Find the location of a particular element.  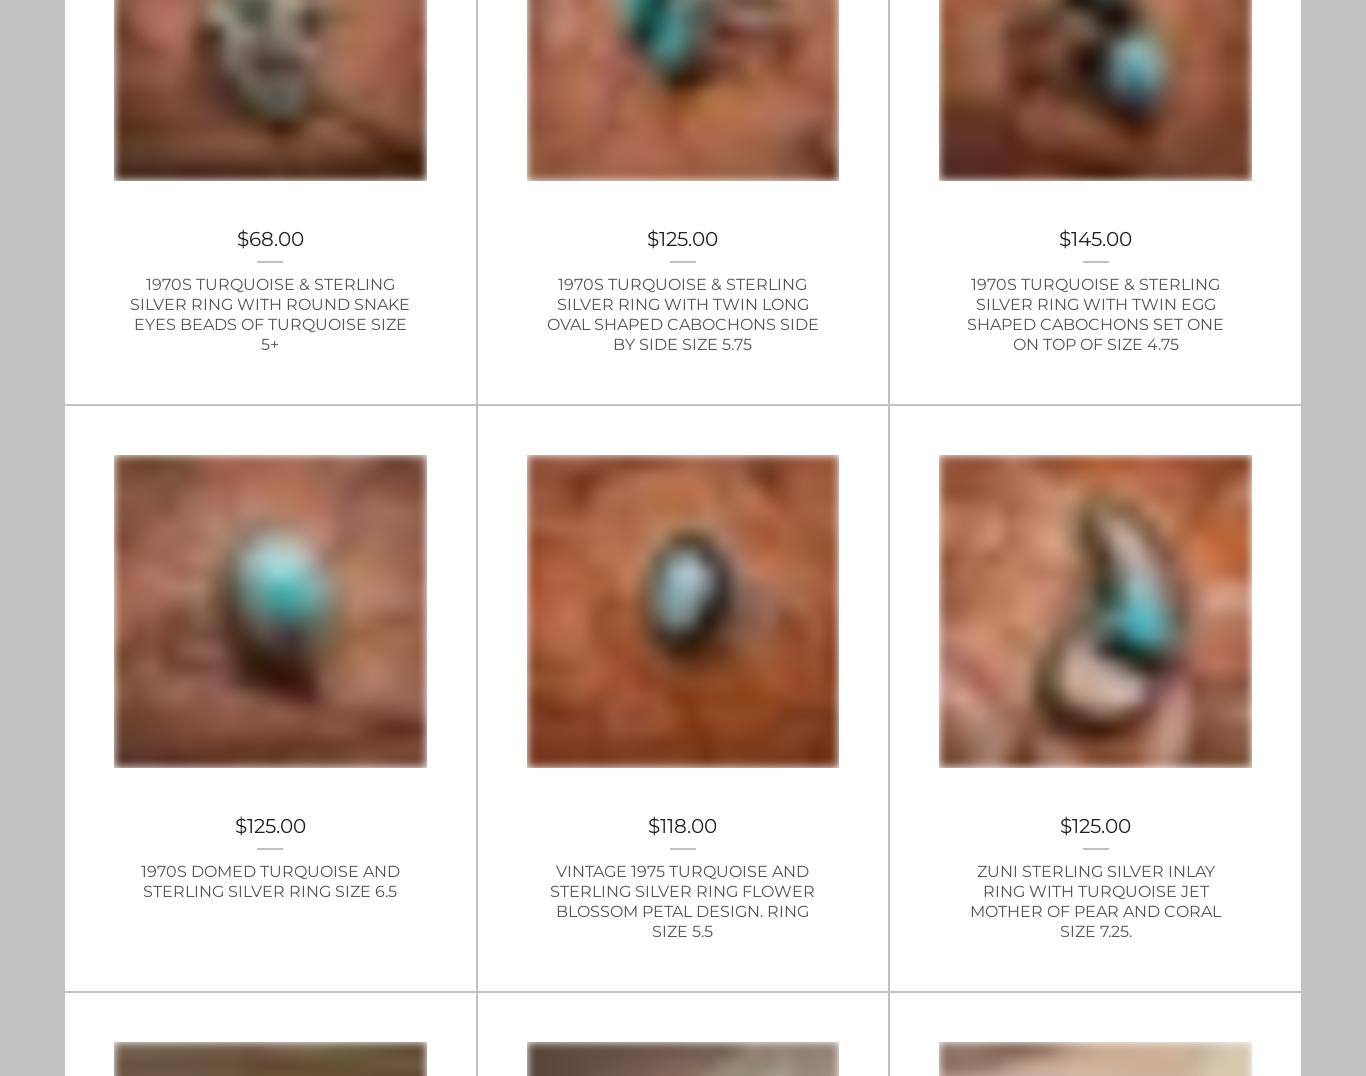

'1970s Turquoise & Sterling Silver Ring with twin egg shaped cabochons set one on top of  Size 4.75' is located at coordinates (1094, 313).